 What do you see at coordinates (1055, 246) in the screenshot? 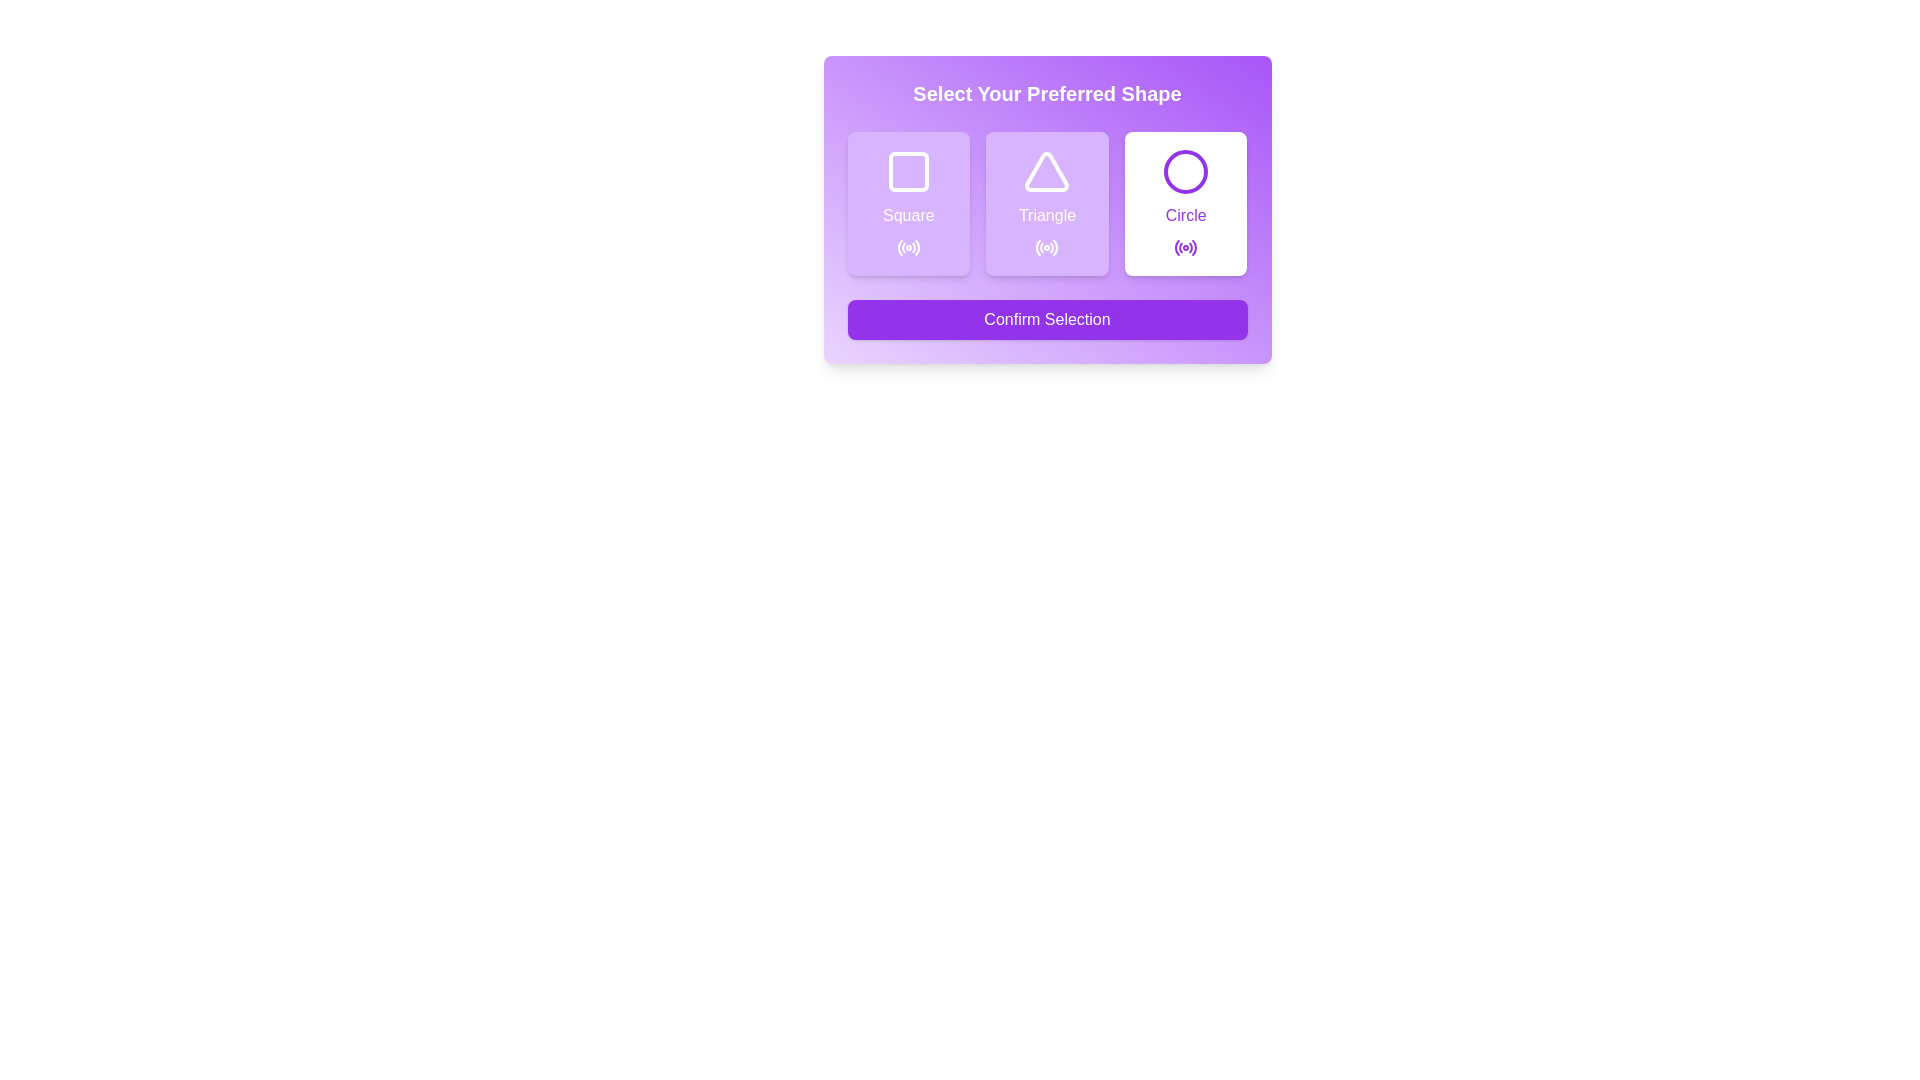
I see `the outermost curve on the right side of the SVG graphic within the 'Triangle' option of the selection interface` at bounding box center [1055, 246].